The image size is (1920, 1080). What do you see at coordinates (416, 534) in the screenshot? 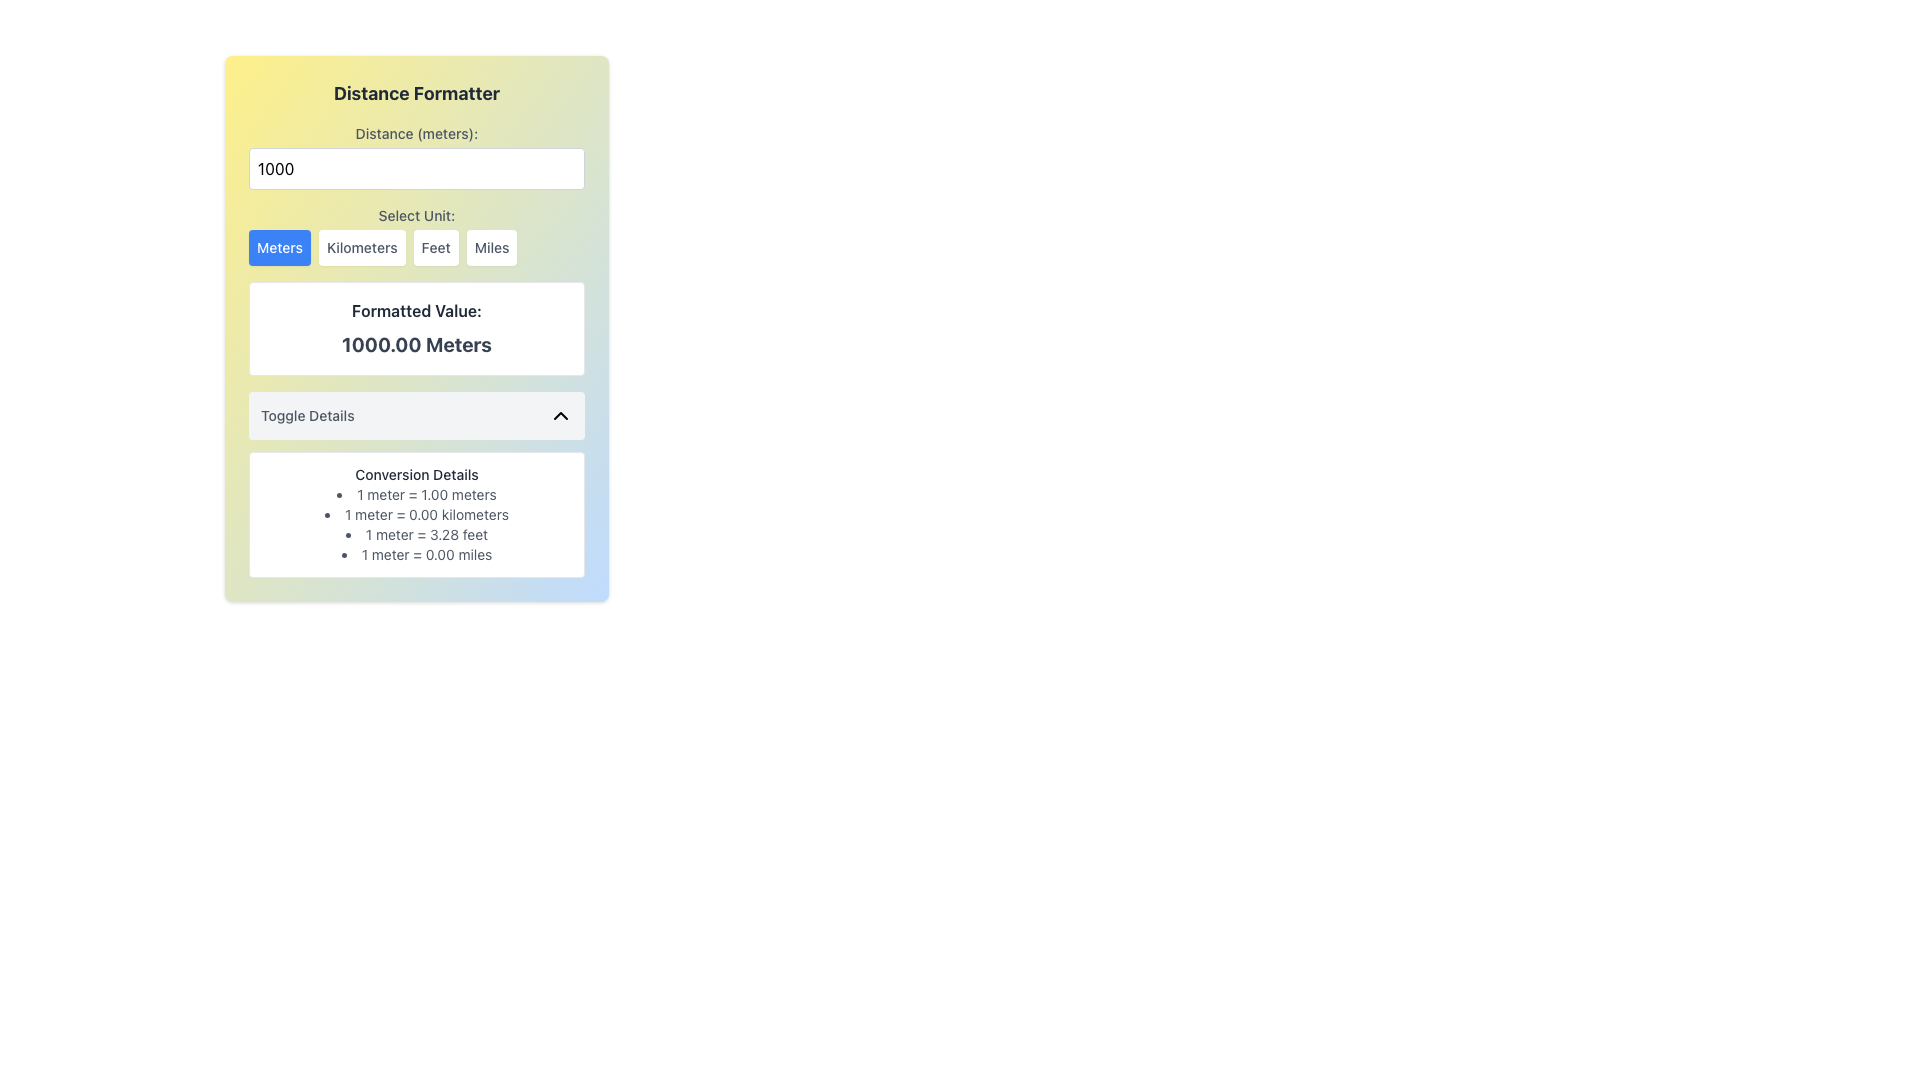
I see `the informational text that displays the conversion value of one meter into feet, which is the third item in a vertically stacked bullet-pointed list of conversion details` at bounding box center [416, 534].